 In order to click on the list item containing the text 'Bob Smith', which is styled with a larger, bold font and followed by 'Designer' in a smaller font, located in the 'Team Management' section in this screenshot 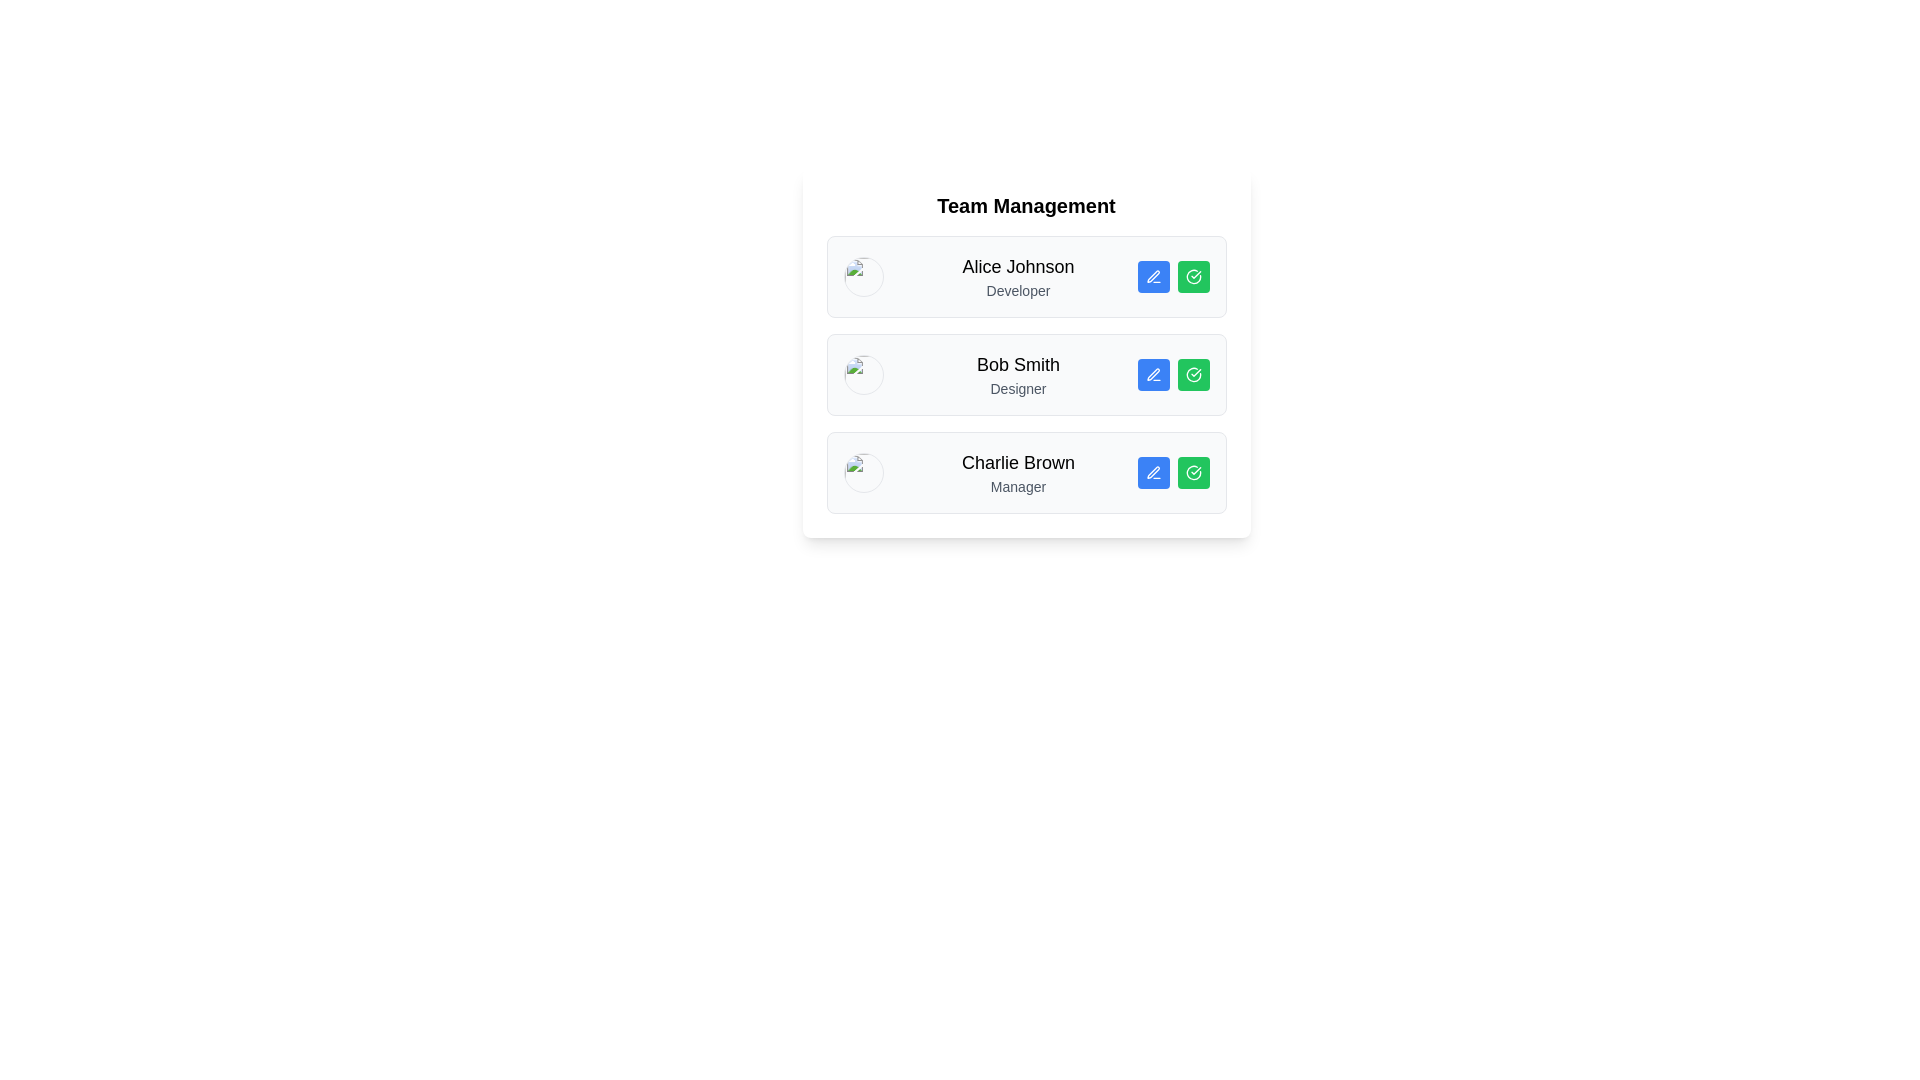, I will do `click(1026, 374)`.